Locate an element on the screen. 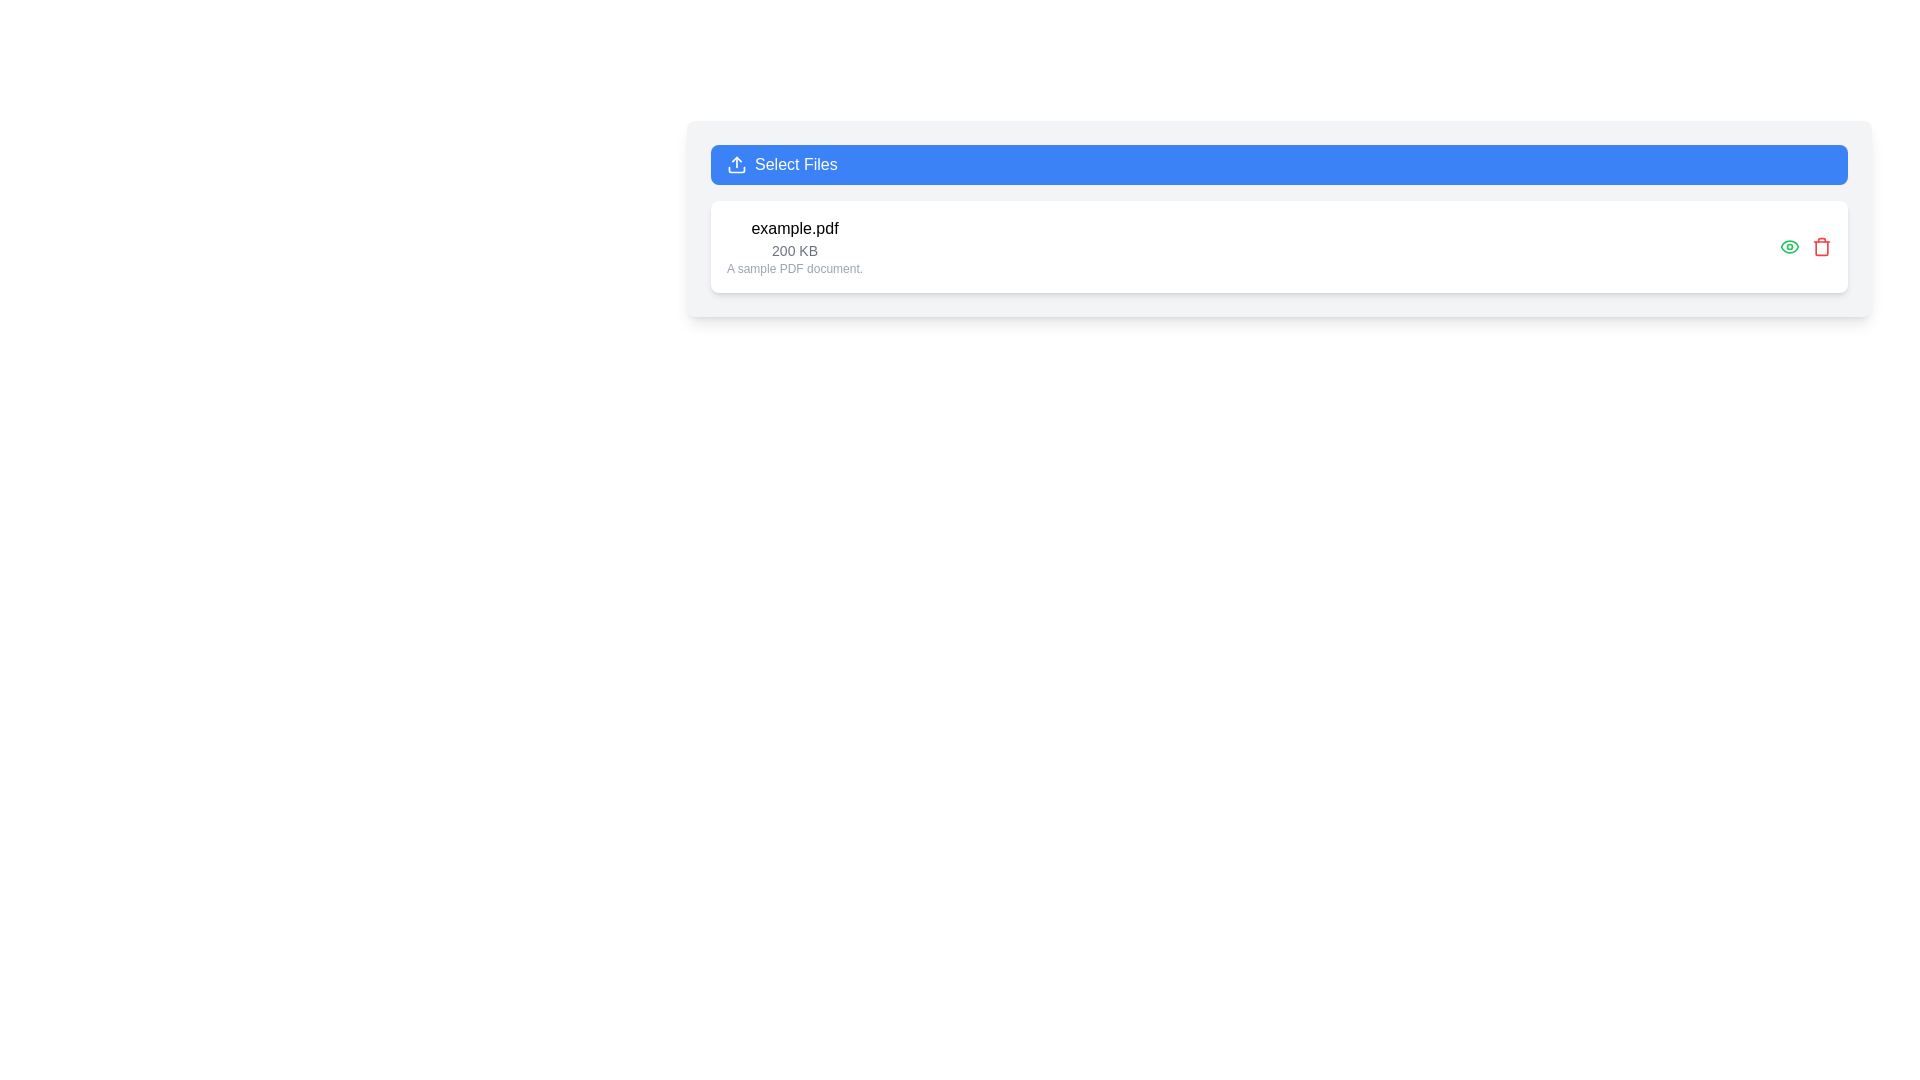 The height and width of the screenshot is (1080, 1920). the static text label reading 'A sample PDF document.' which is positioned below the '200 KB' text within a file information card is located at coordinates (794, 268).